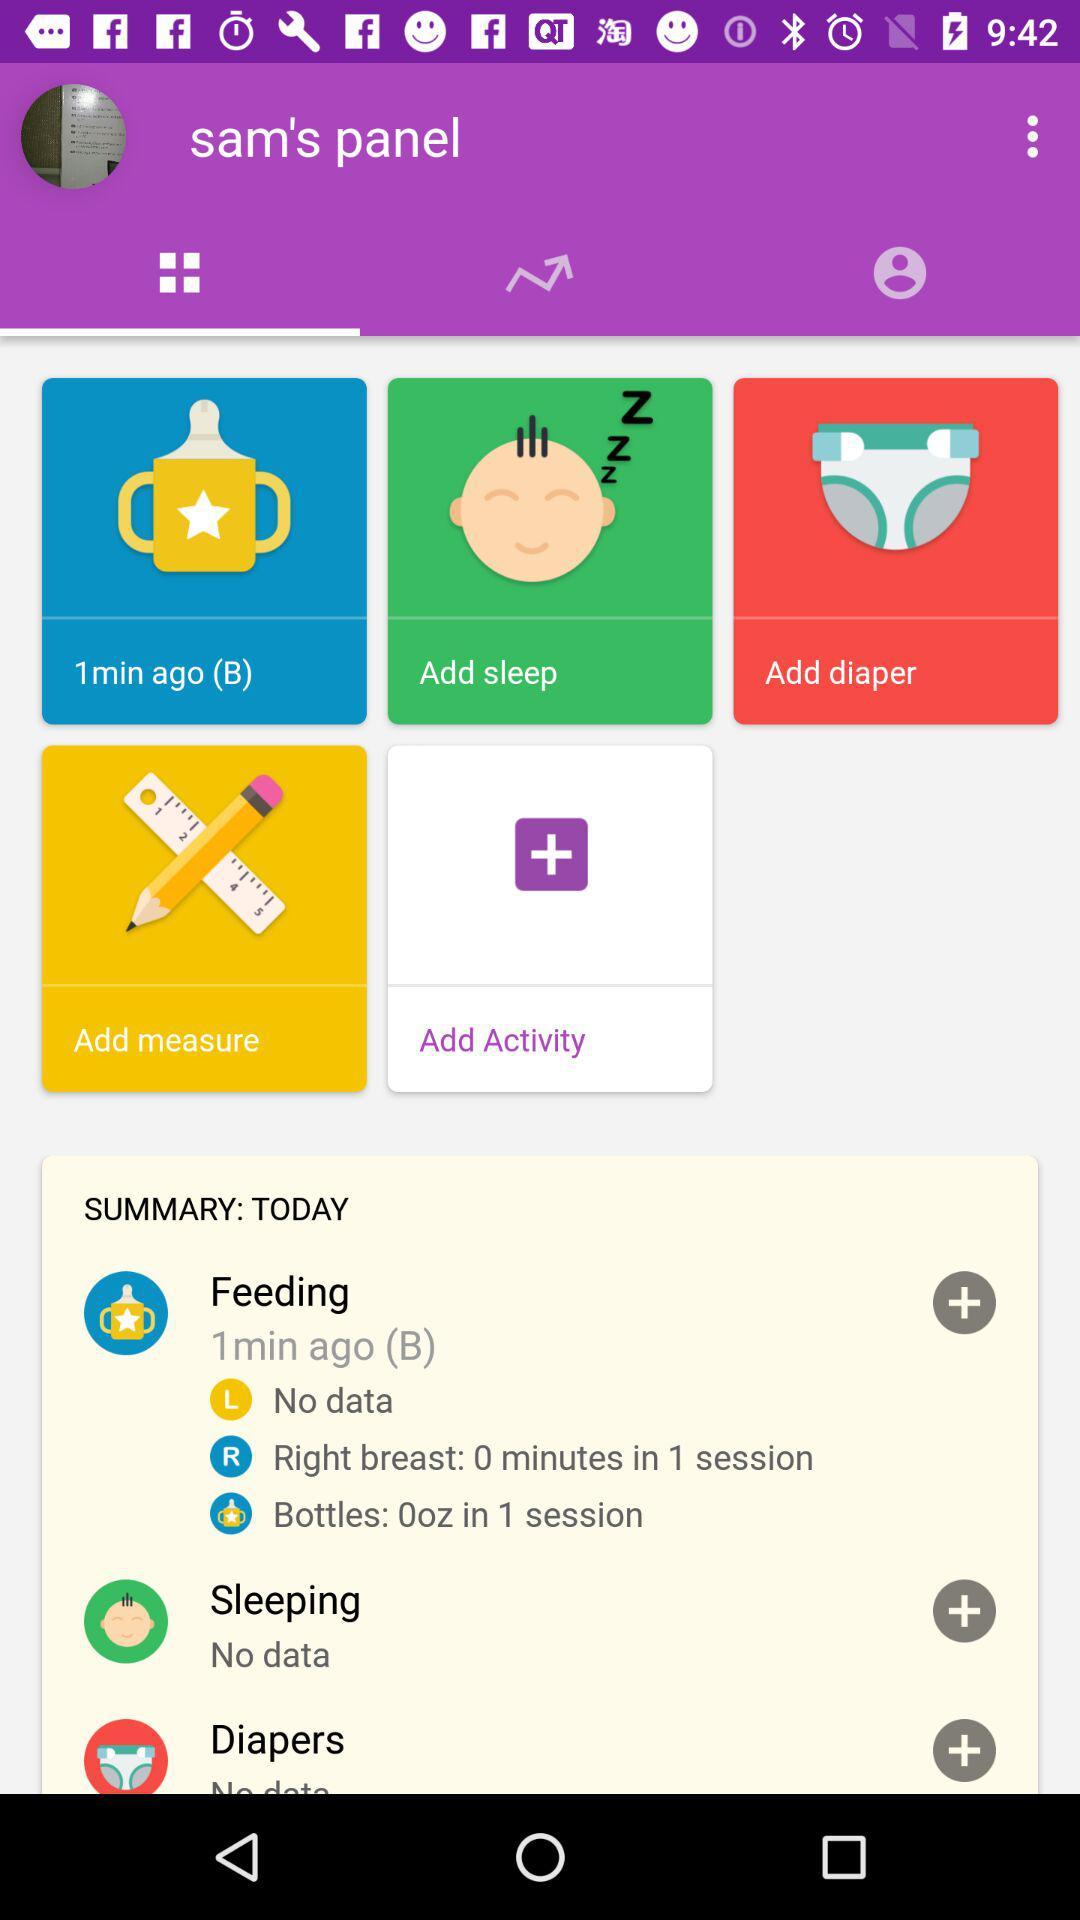 The width and height of the screenshot is (1080, 1920). What do you see at coordinates (963, 1749) in the screenshot?
I see `data` at bounding box center [963, 1749].